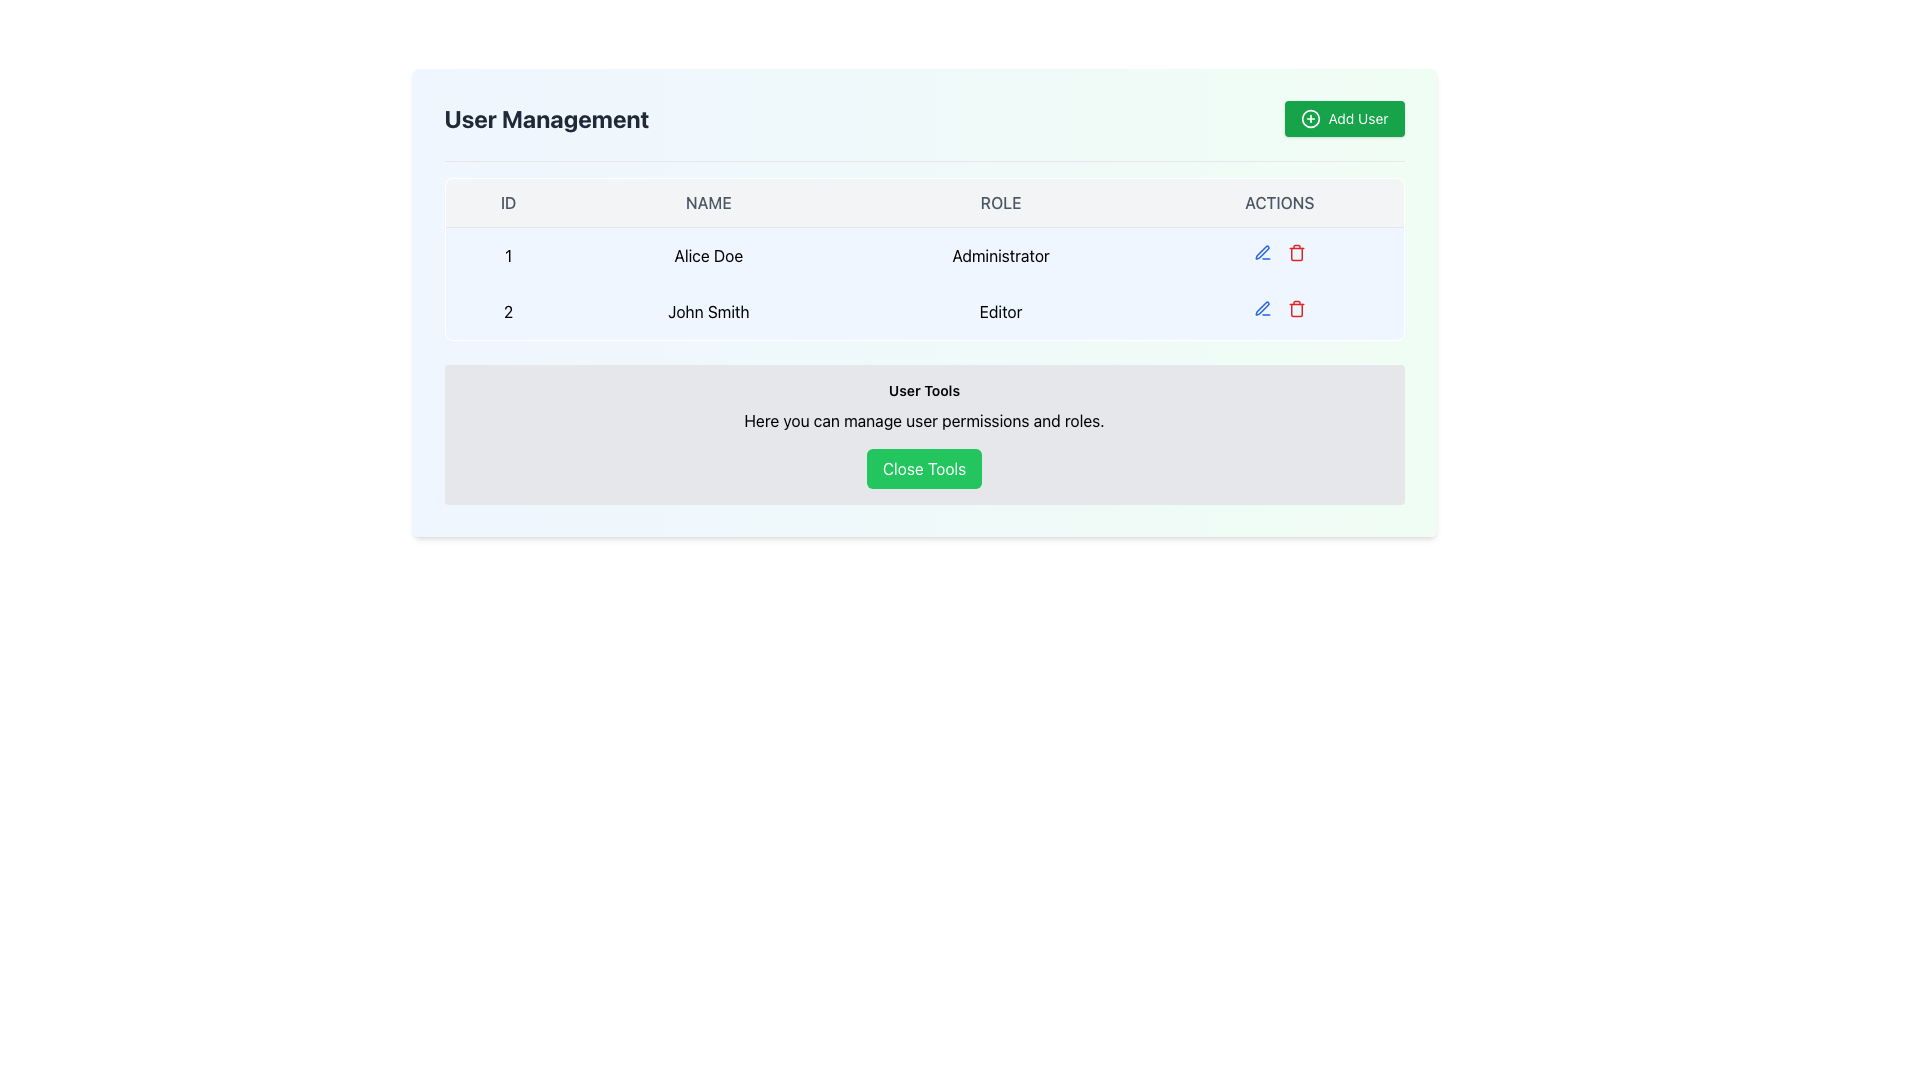 This screenshot has height=1080, width=1920. Describe the element at coordinates (708, 254) in the screenshot. I see `the 'Alice Doe' text label located in the 'NAME' column of the 'User Management' table` at that location.